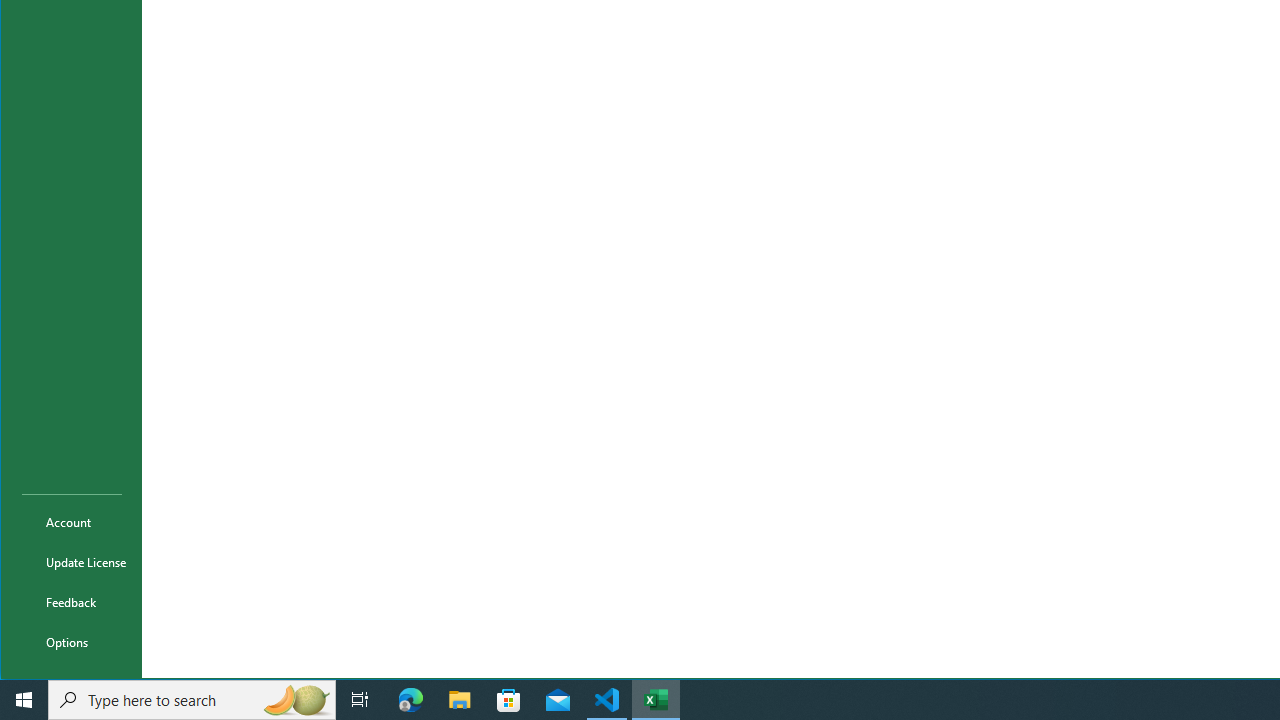 The image size is (1280, 720). What do you see at coordinates (656, 698) in the screenshot?
I see `'Excel - 1 running window'` at bounding box center [656, 698].